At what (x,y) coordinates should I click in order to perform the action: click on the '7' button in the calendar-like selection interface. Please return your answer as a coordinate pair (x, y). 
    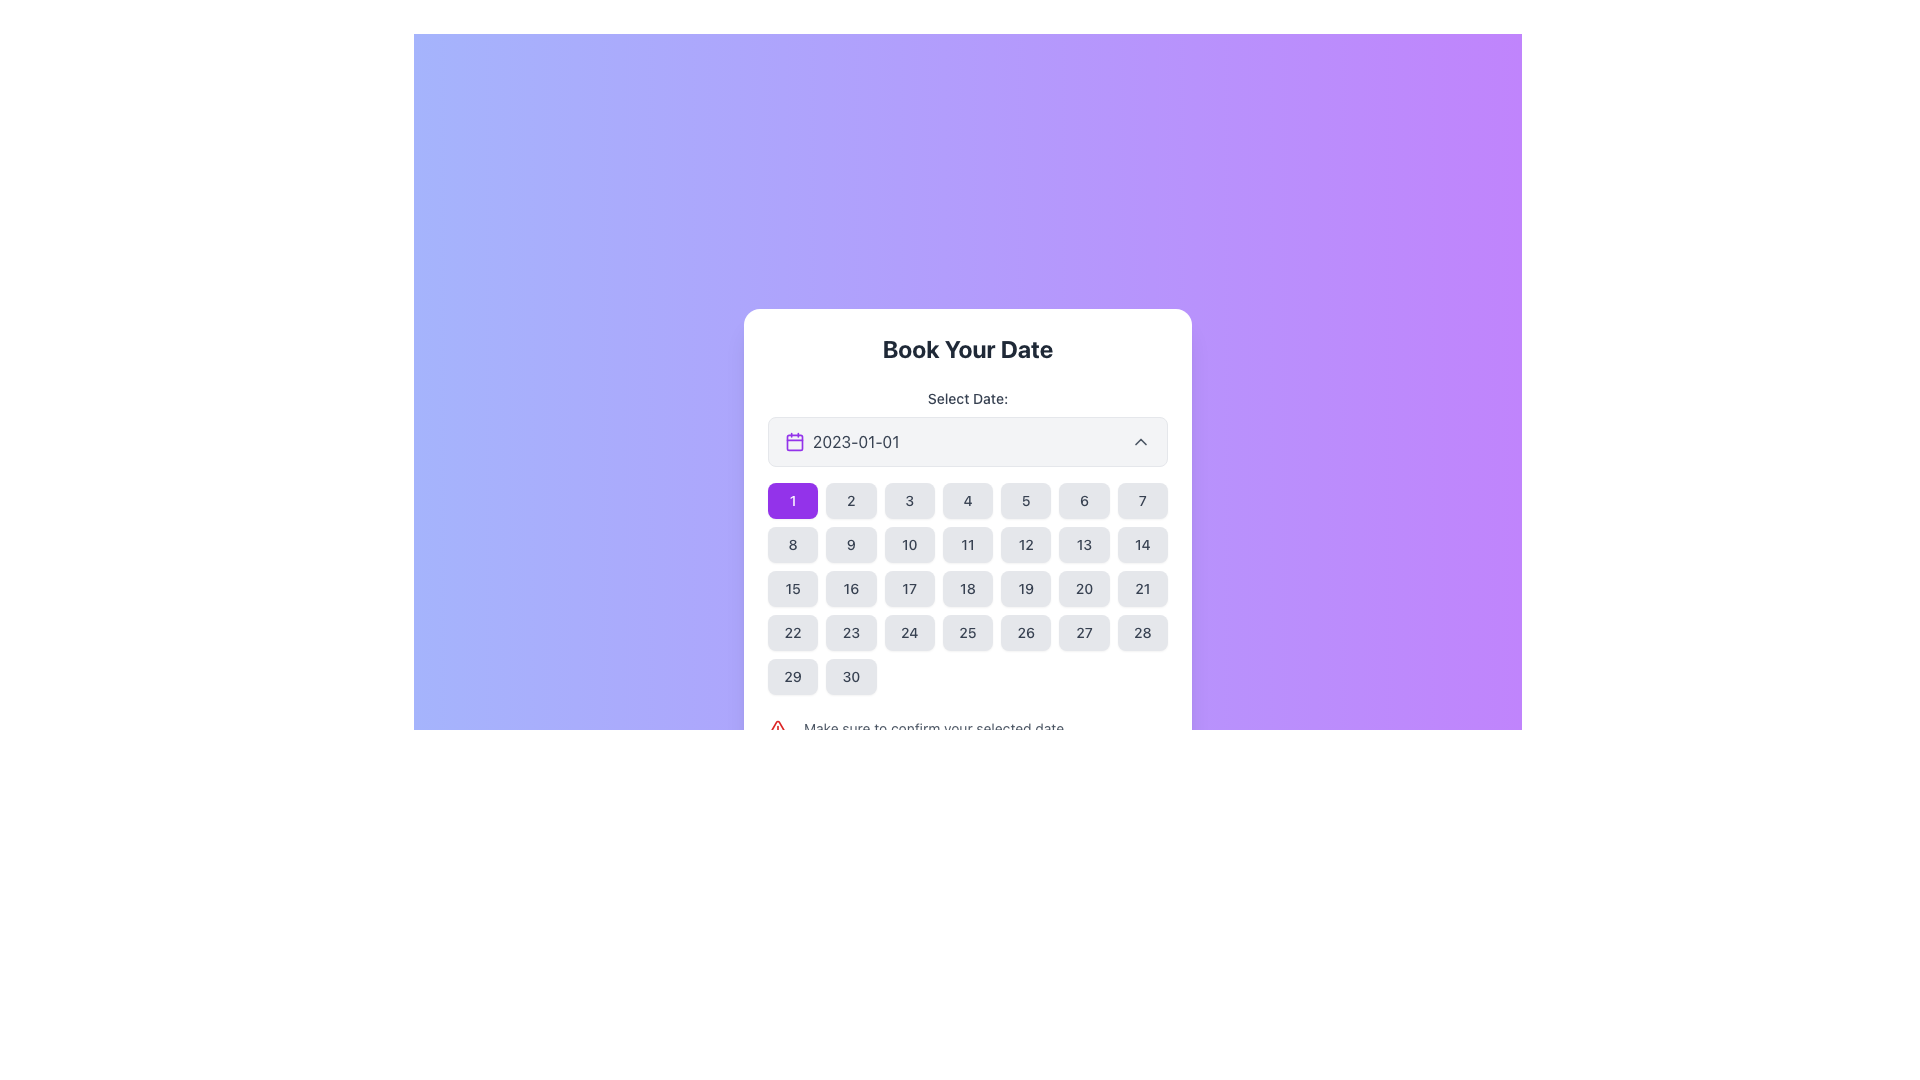
    Looking at the image, I should click on (1142, 500).